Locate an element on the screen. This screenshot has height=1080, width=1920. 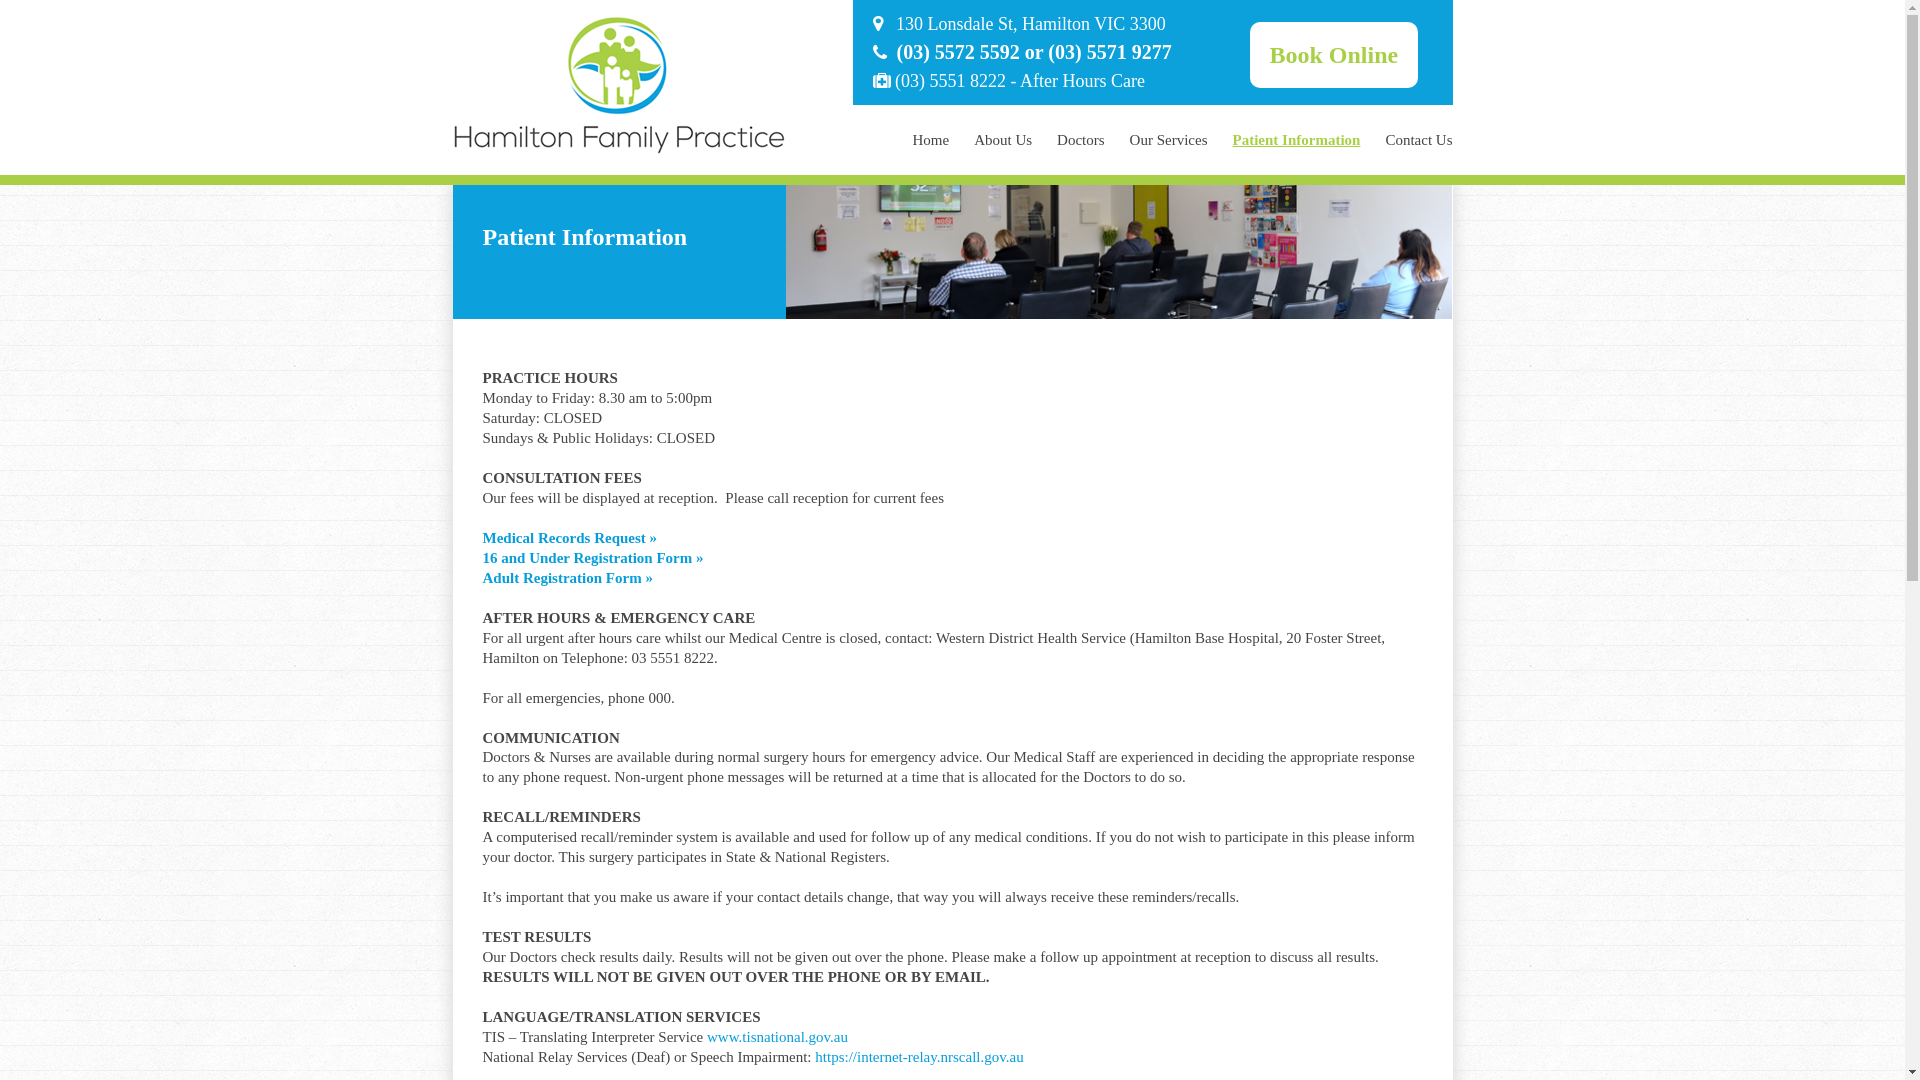
'Doctors' is located at coordinates (1079, 138).